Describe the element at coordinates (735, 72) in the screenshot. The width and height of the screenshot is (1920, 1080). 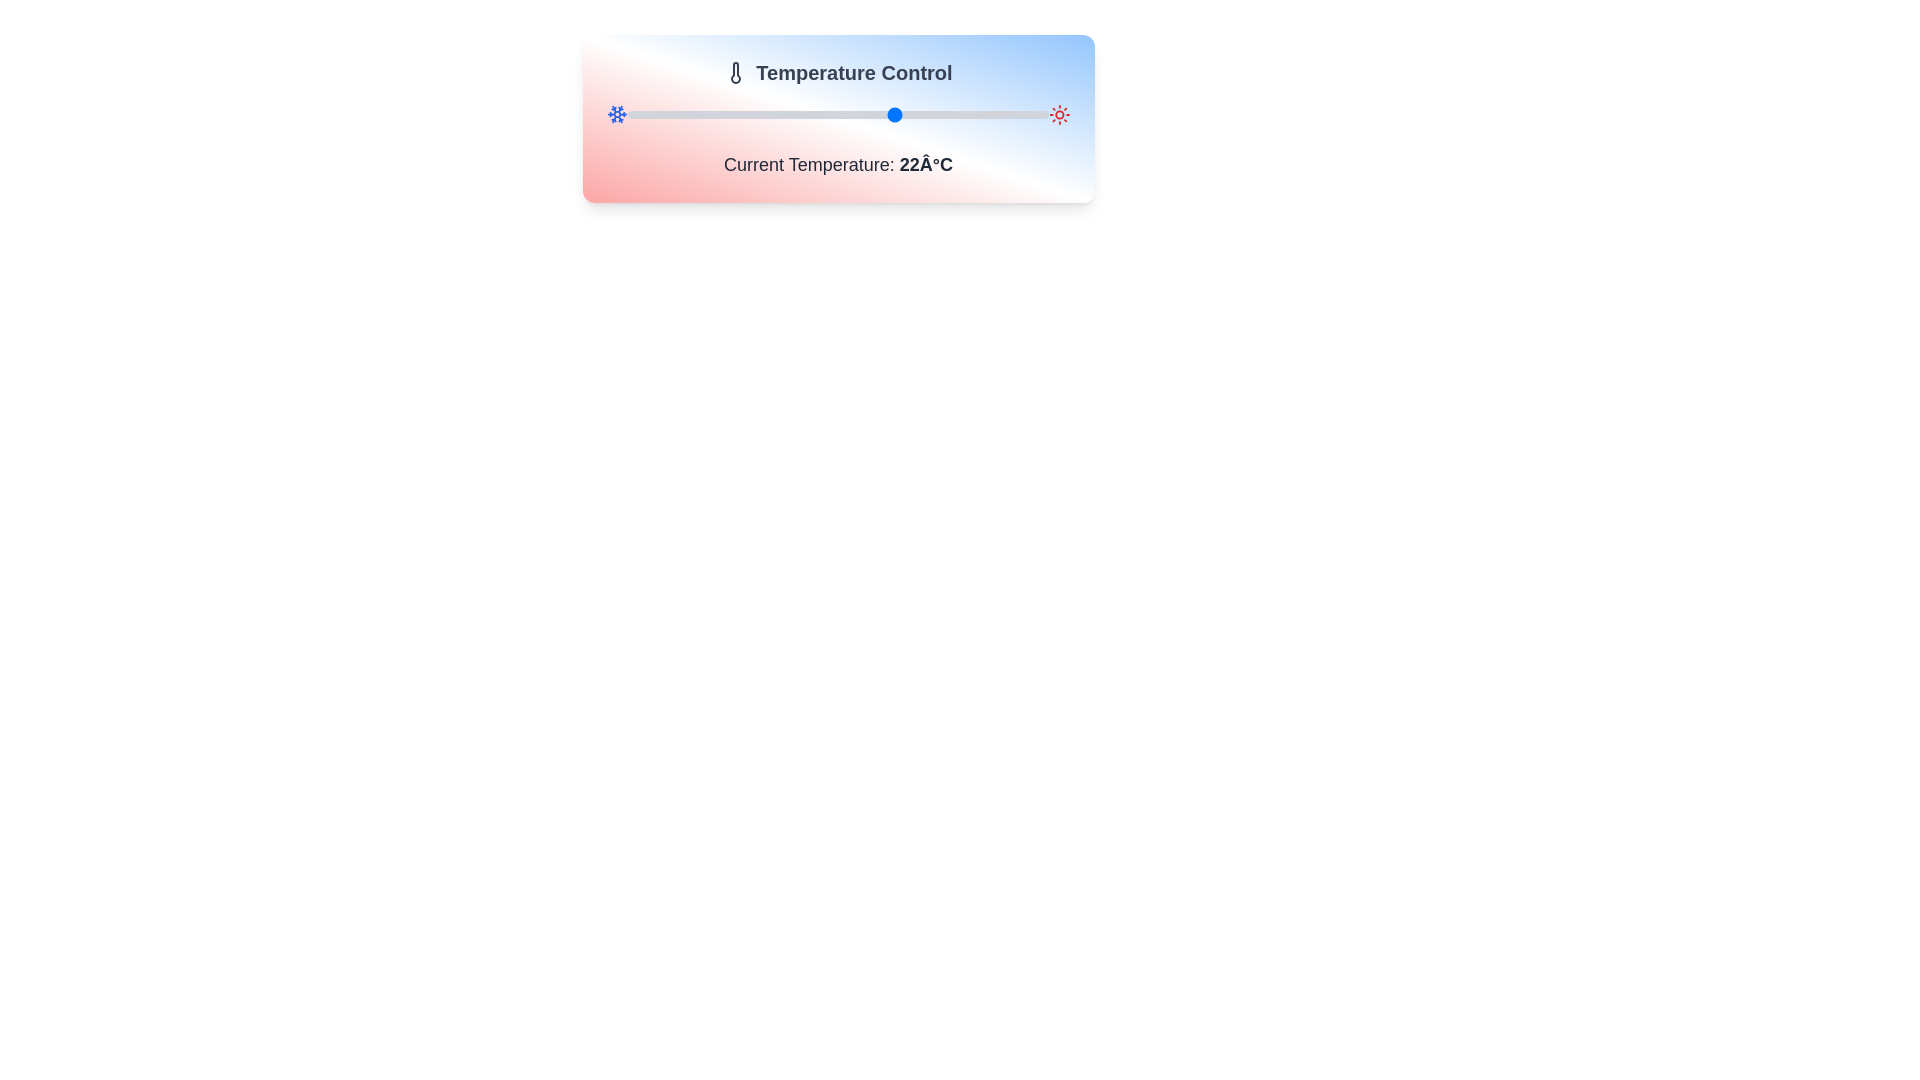
I see `the thermometer icon located near the top center of the interface, preceding the label 'Temperature Control'` at that location.